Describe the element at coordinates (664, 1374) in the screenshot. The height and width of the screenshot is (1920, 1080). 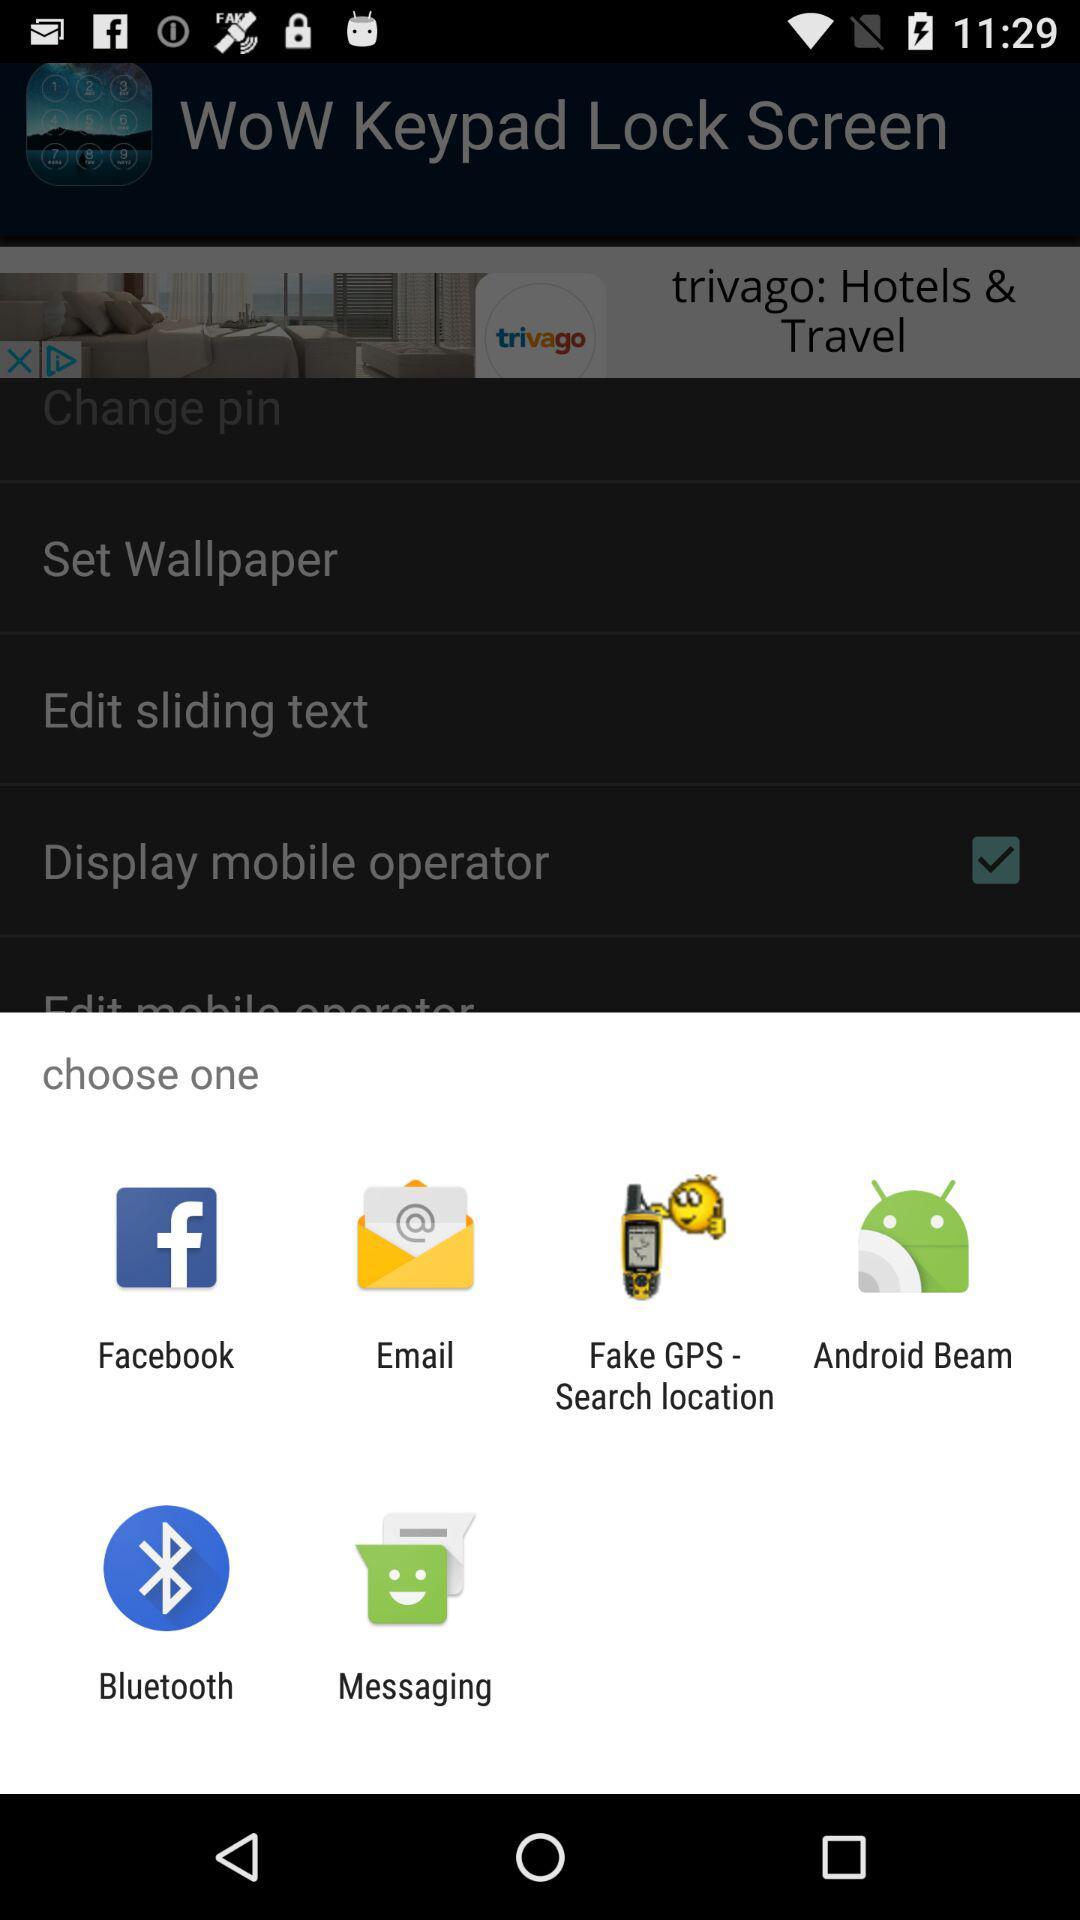
I see `the fake gps search icon` at that location.